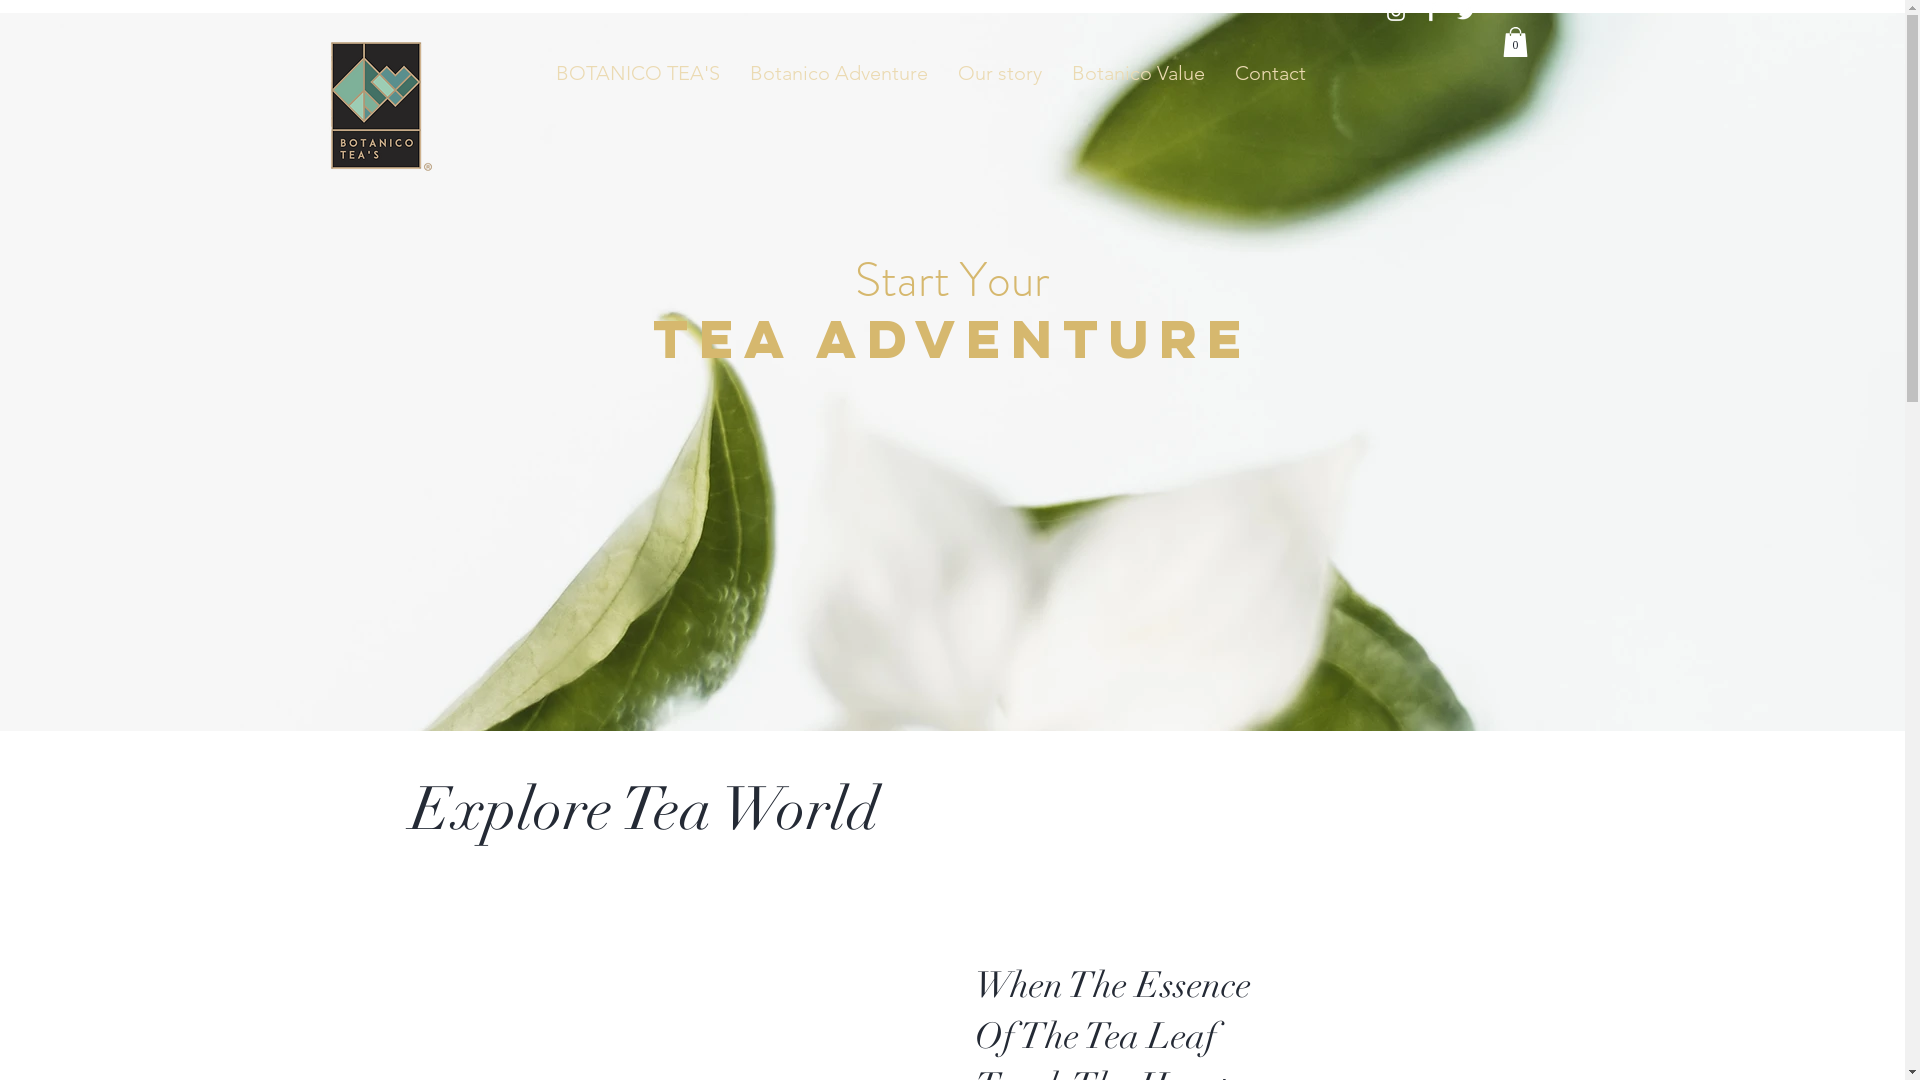 The width and height of the screenshot is (1920, 1080). What do you see at coordinates (1269, 72) in the screenshot?
I see `'Contact'` at bounding box center [1269, 72].